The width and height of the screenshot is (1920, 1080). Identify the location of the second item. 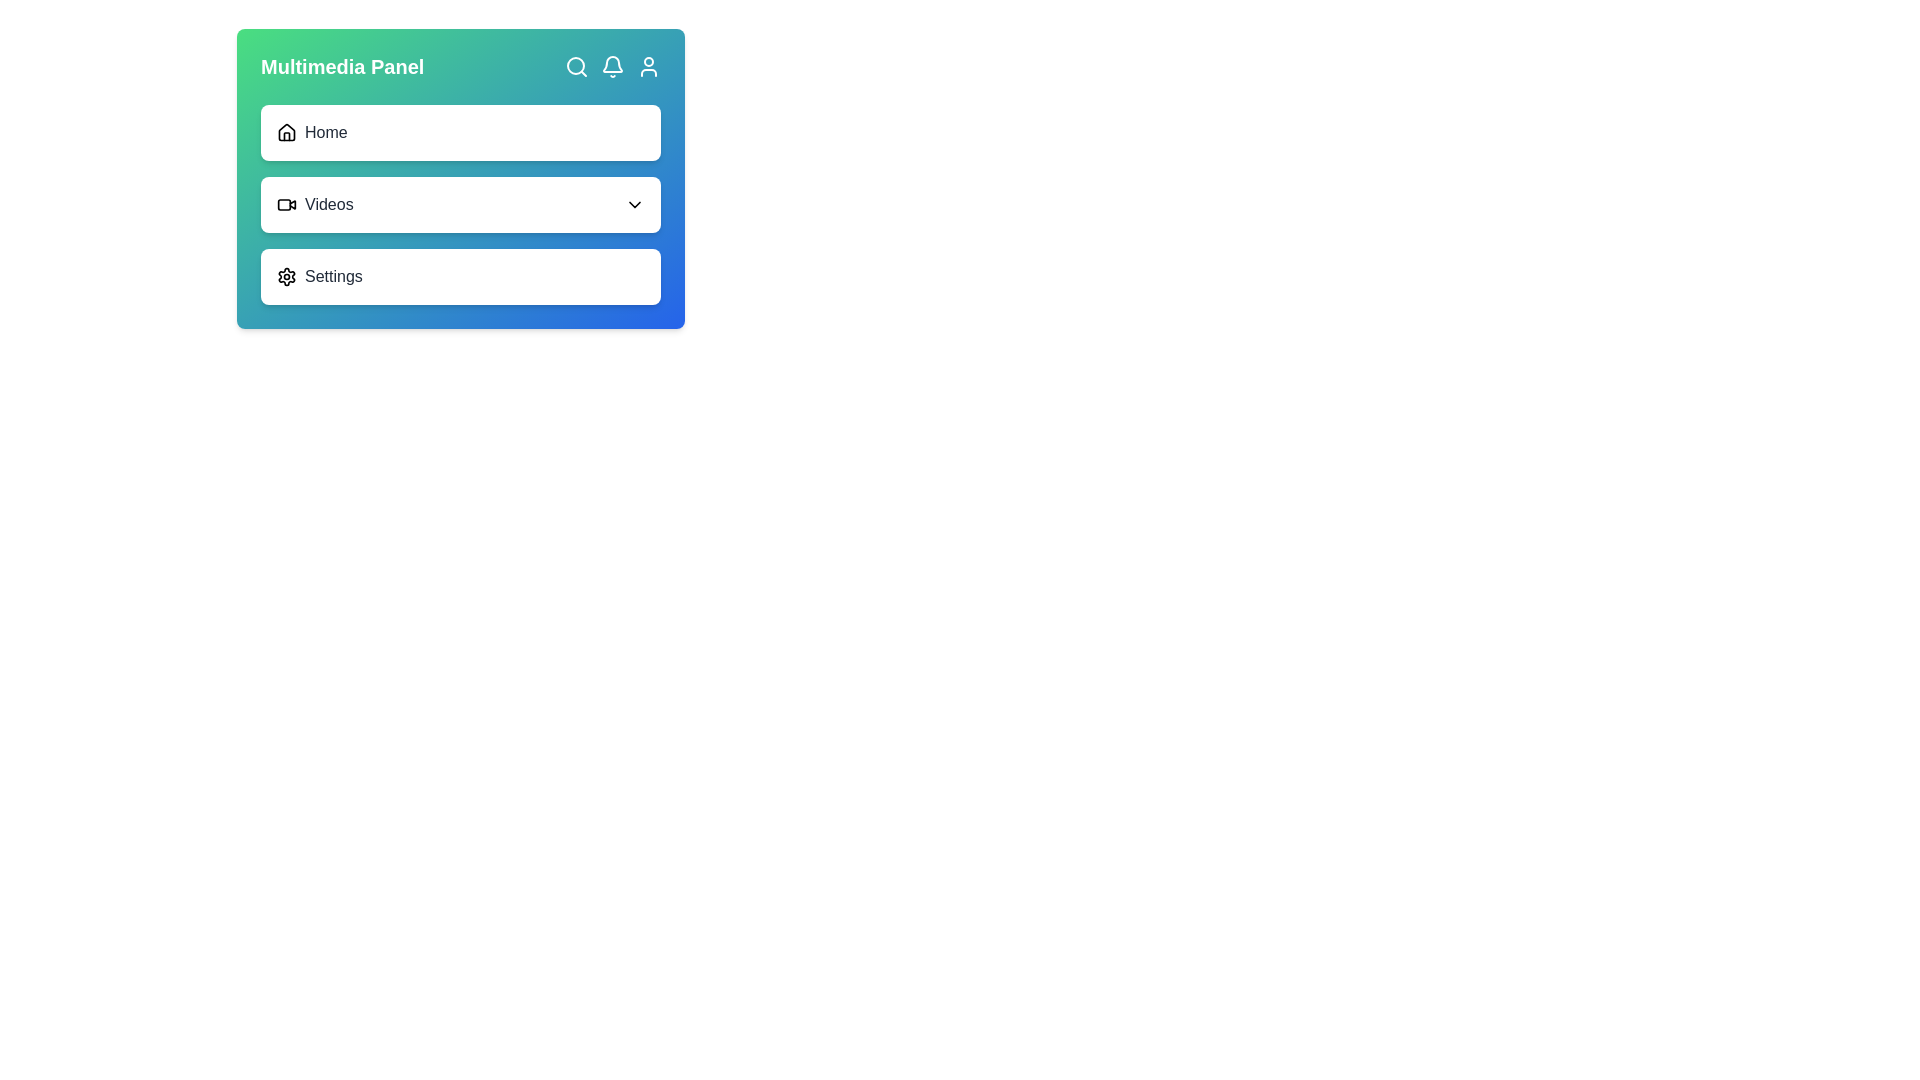
(459, 204).